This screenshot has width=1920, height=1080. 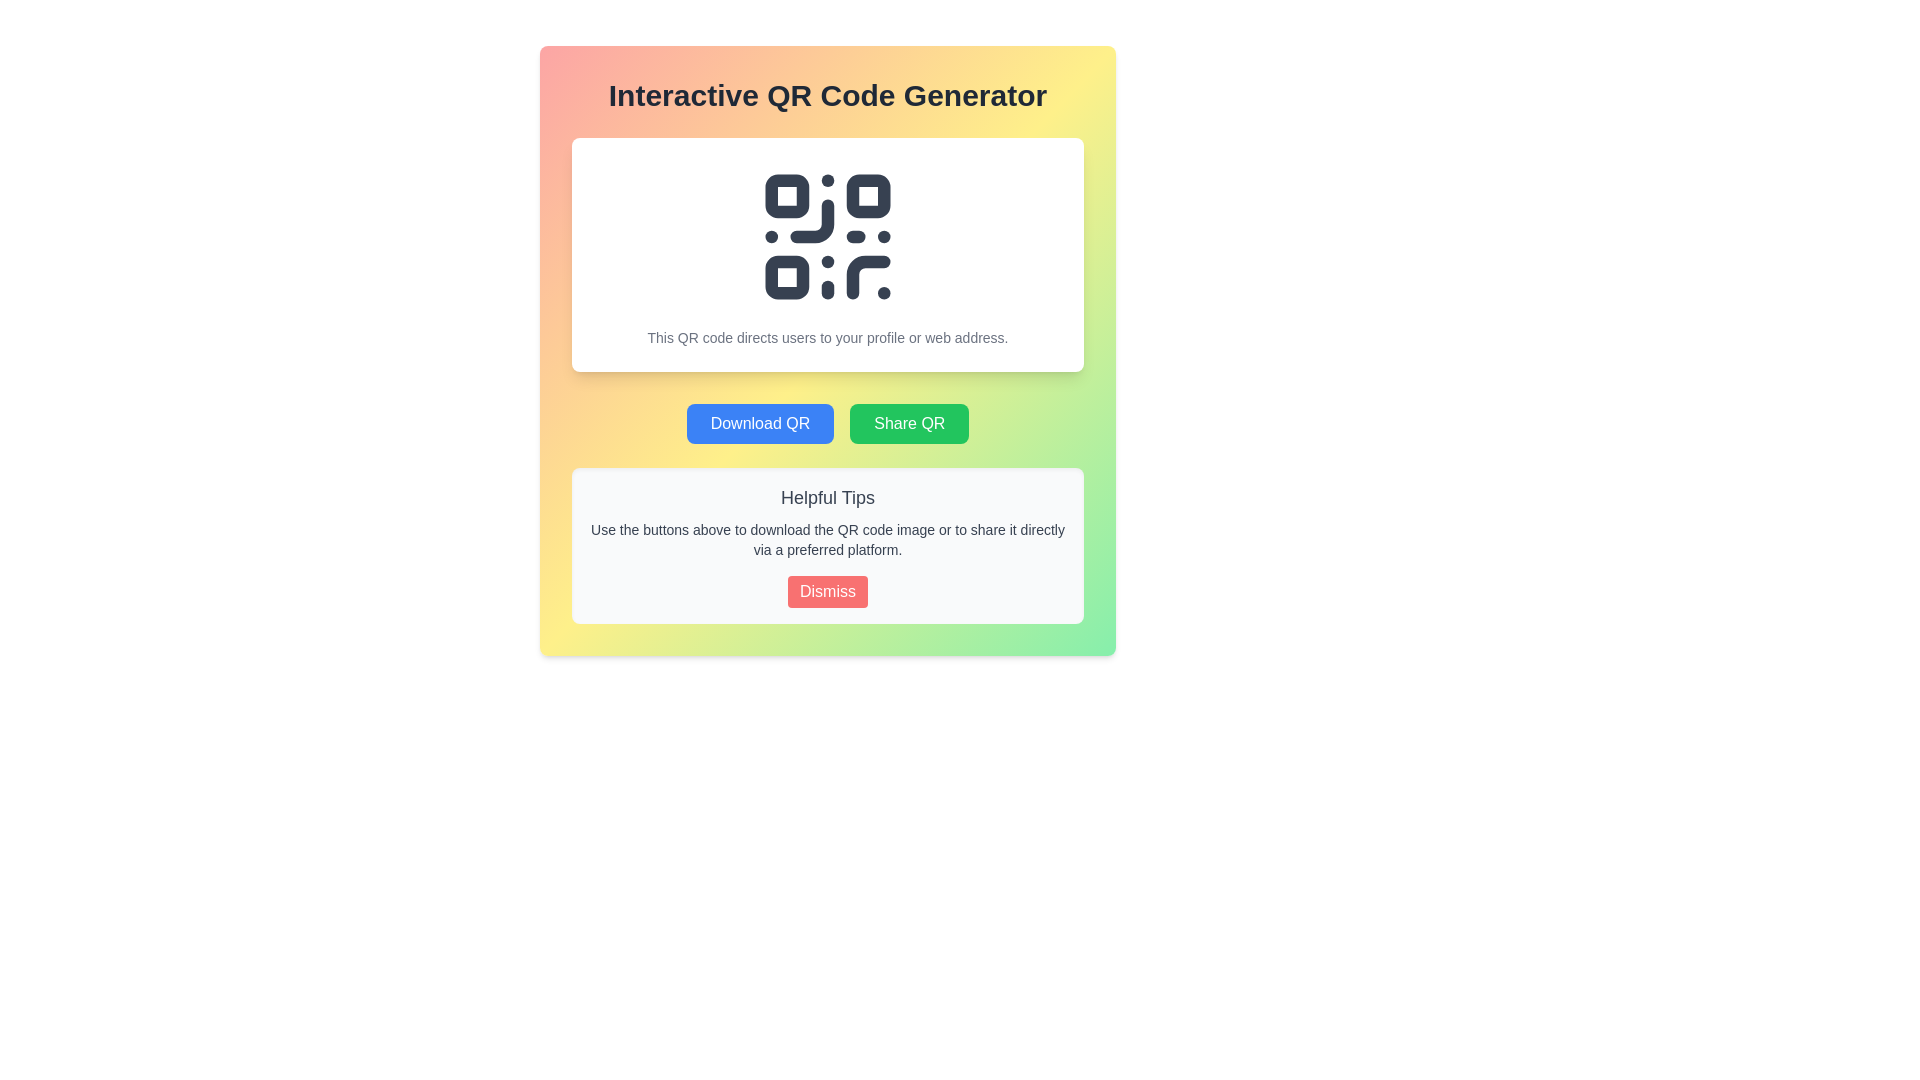 What do you see at coordinates (868, 277) in the screenshot?
I see `the visual design of the square module component within the QR code representation, located in the lower right corner of the QR code pattern on the webpage interface` at bounding box center [868, 277].